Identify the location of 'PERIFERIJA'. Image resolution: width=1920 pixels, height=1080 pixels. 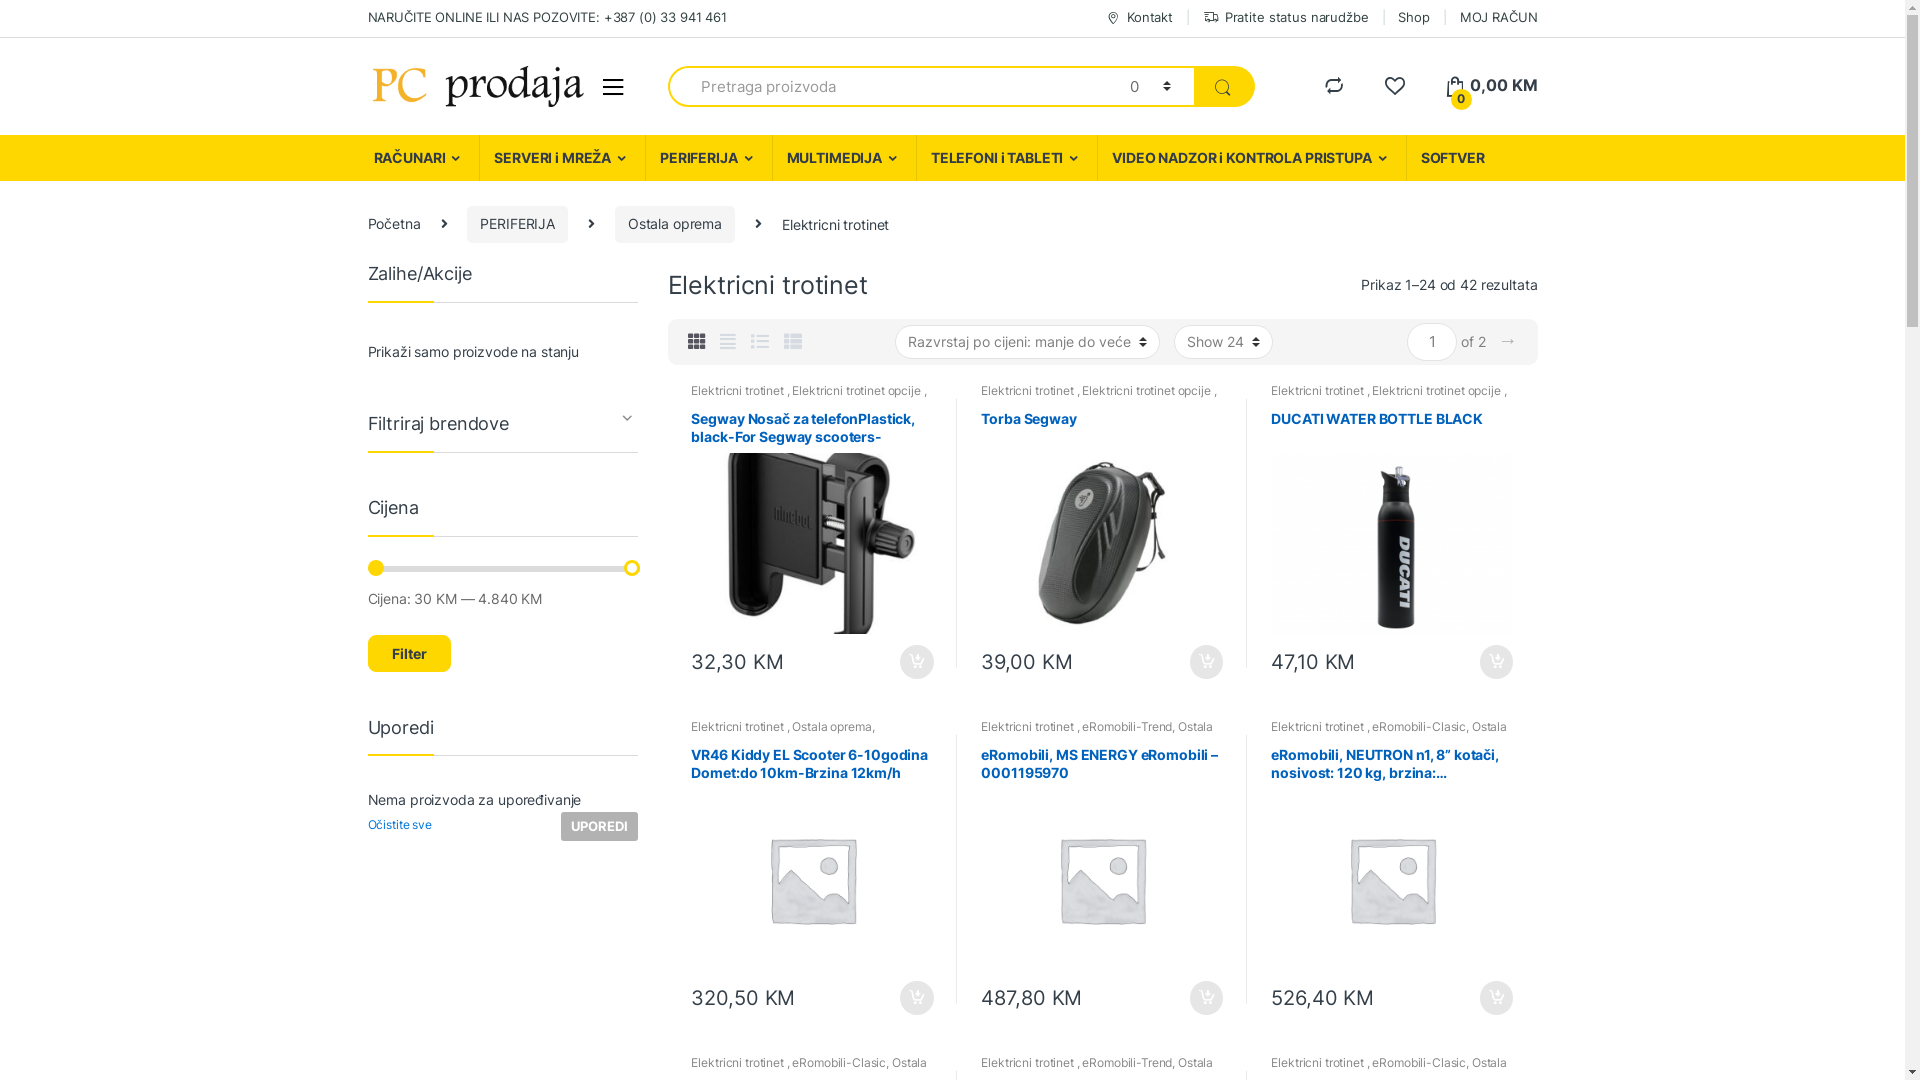
(644, 157).